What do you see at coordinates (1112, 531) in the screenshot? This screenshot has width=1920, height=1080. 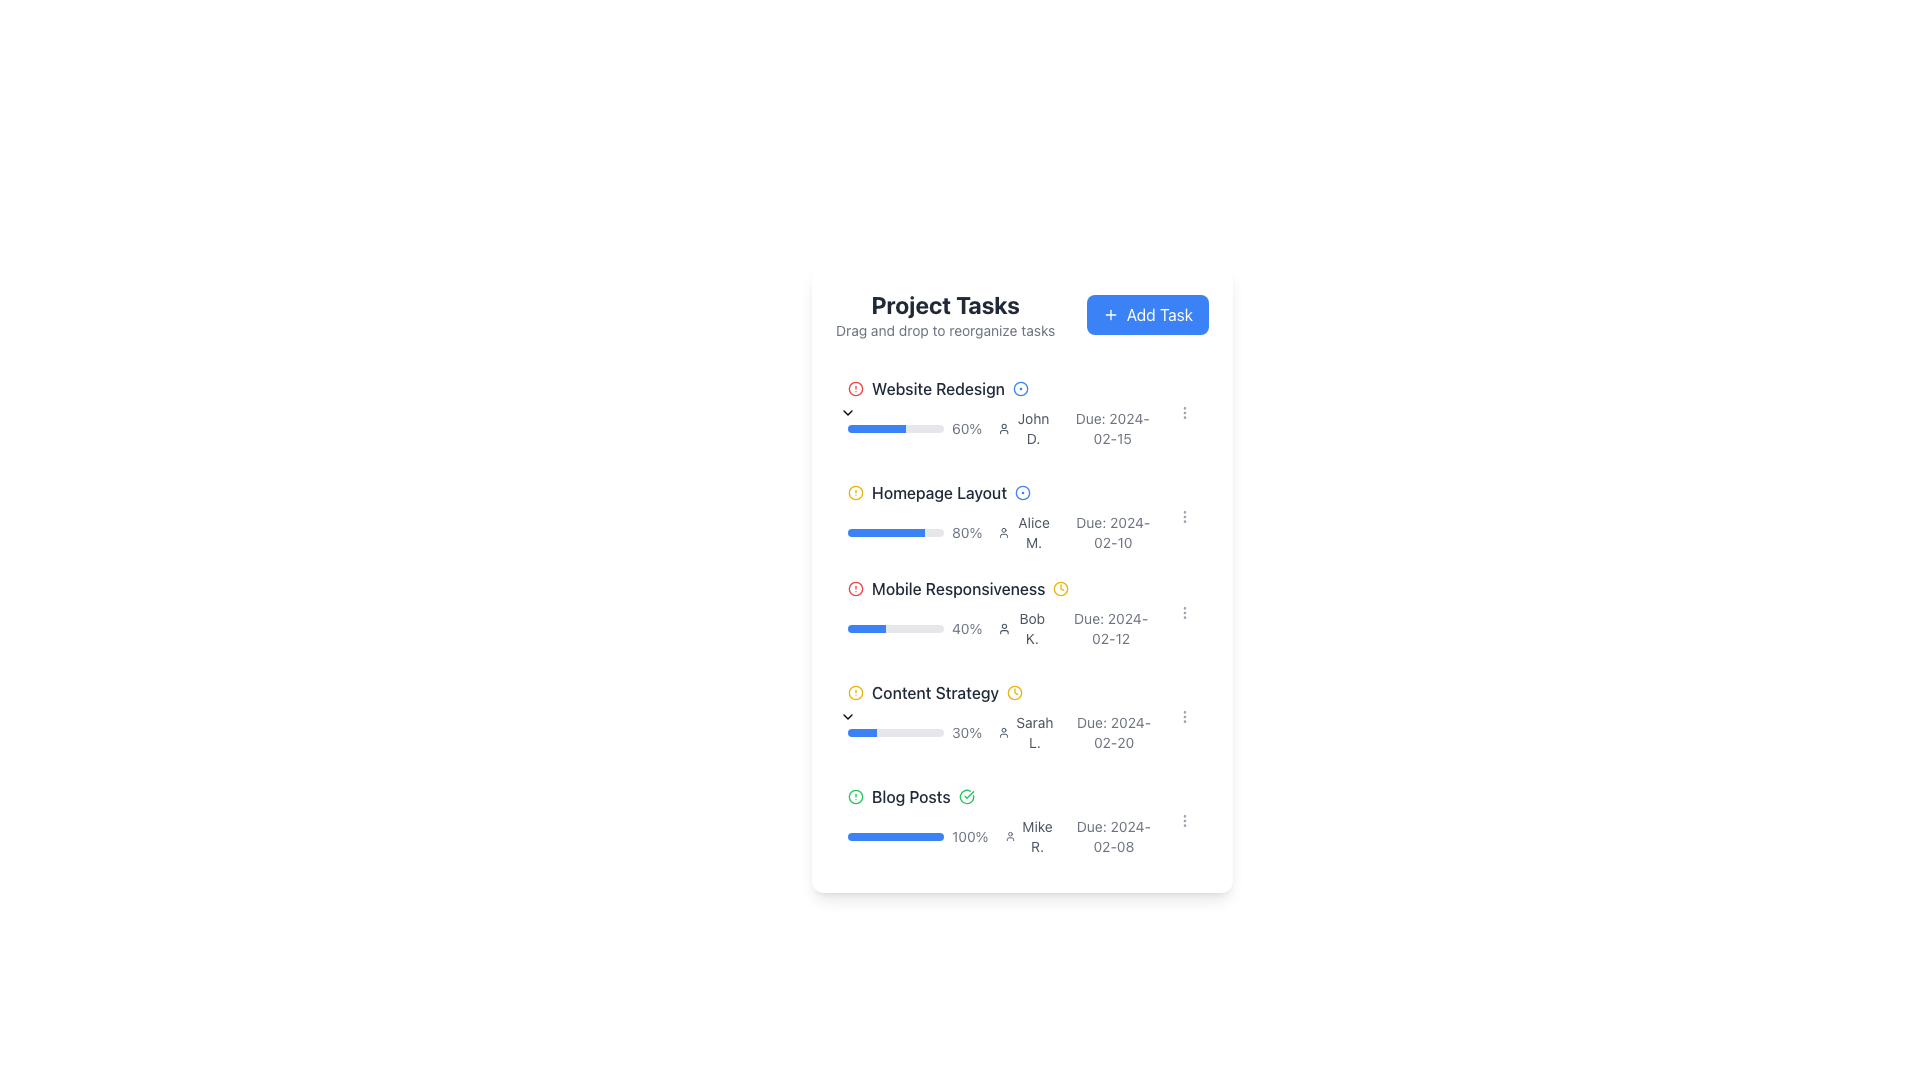 I see `text label displaying 'Due: 2024-02-10' in gray font color, which is positioned to the right of 'Alice M.' in the second row of task details for the 'Homepage Layout' task` at bounding box center [1112, 531].